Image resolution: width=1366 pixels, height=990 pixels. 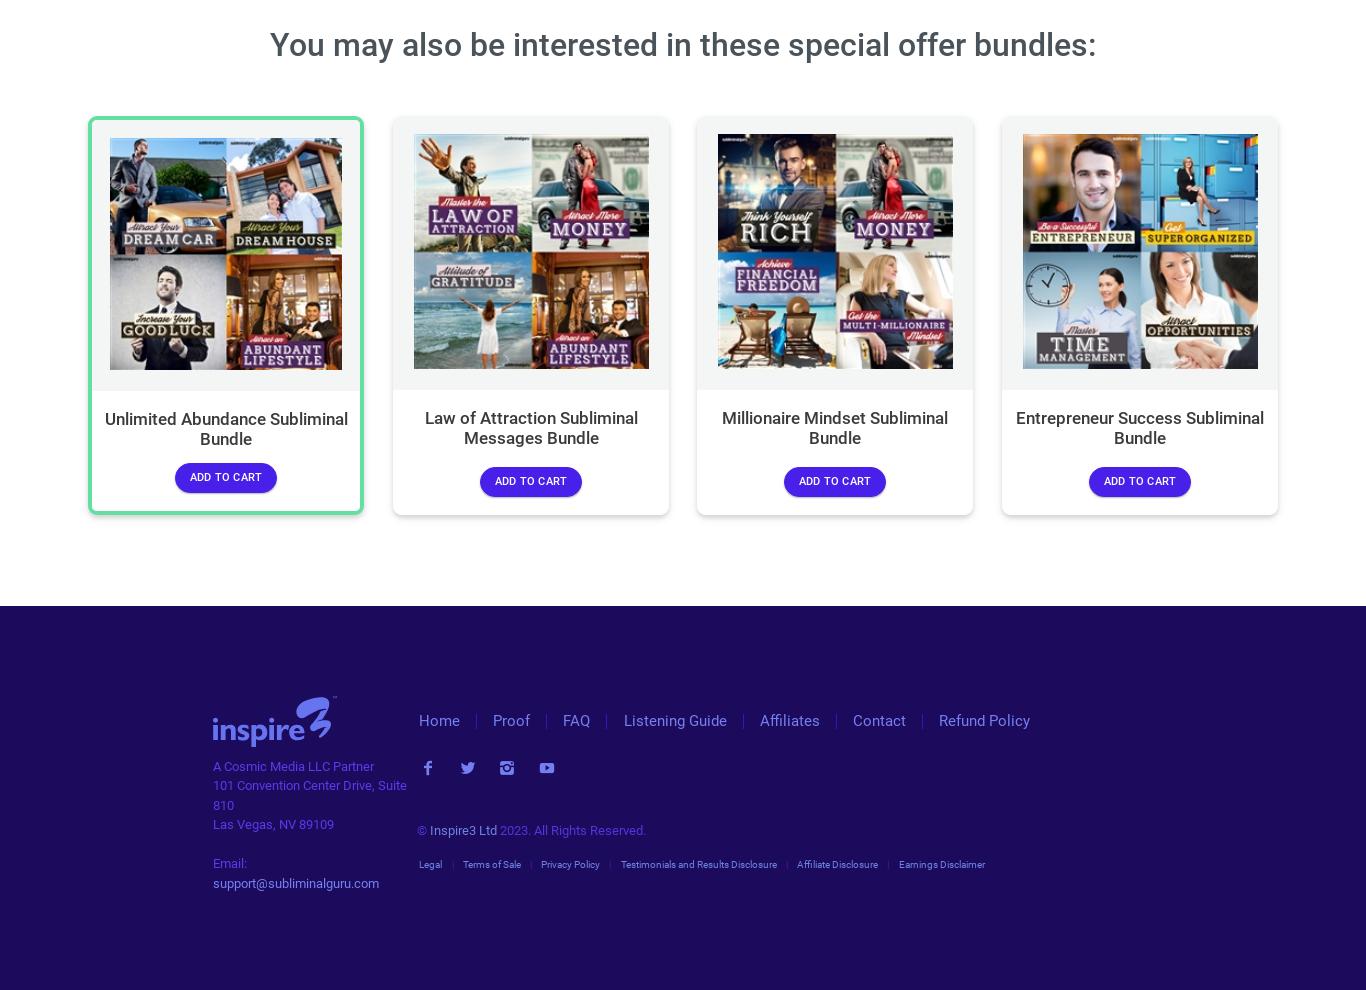 I want to click on 'Affiliates', so click(x=789, y=720).